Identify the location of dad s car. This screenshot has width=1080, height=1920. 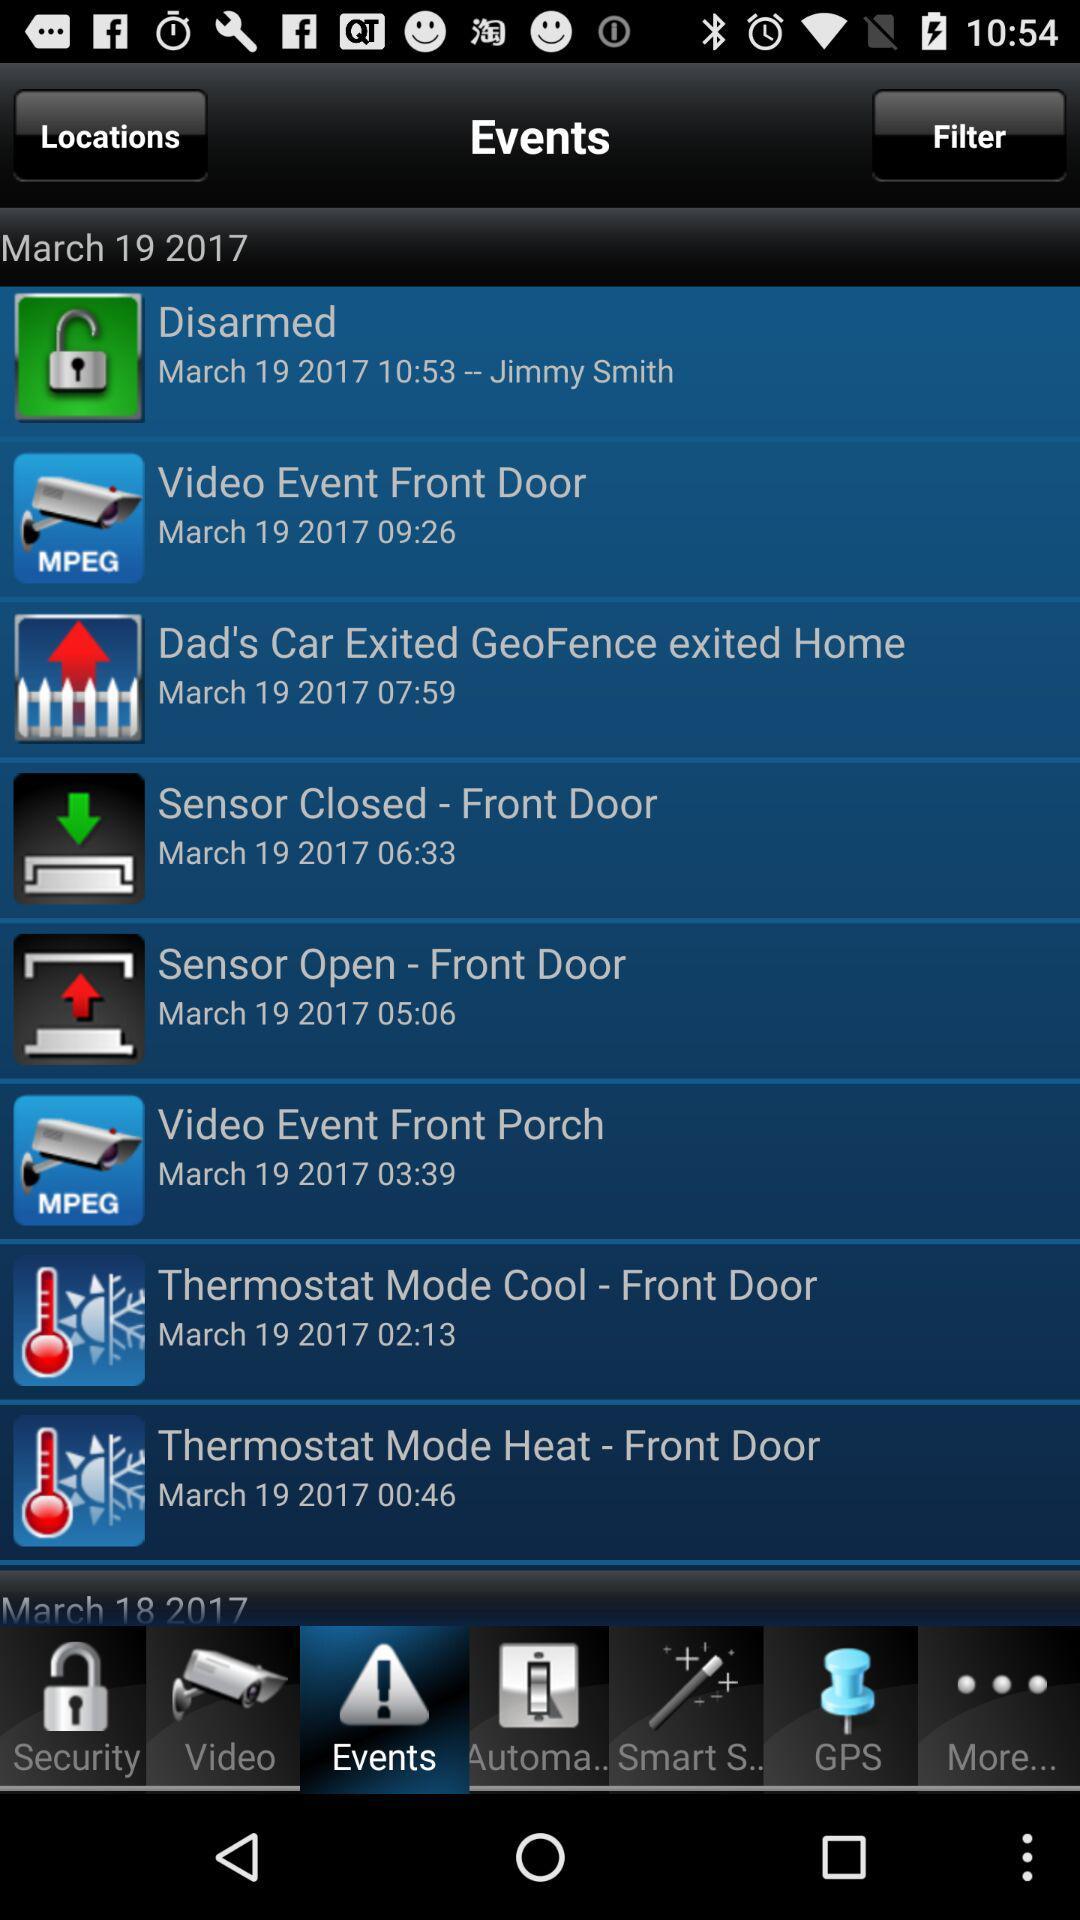
(617, 641).